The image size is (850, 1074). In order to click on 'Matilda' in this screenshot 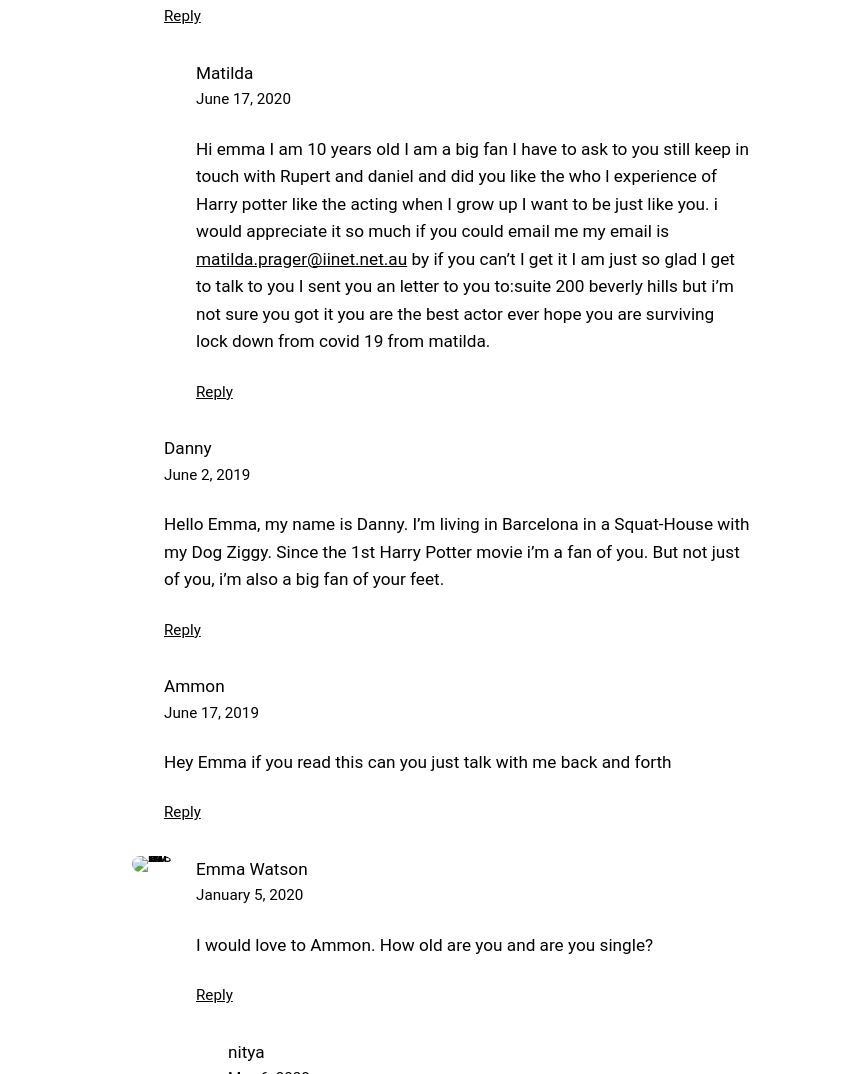, I will do `click(224, 71)`.